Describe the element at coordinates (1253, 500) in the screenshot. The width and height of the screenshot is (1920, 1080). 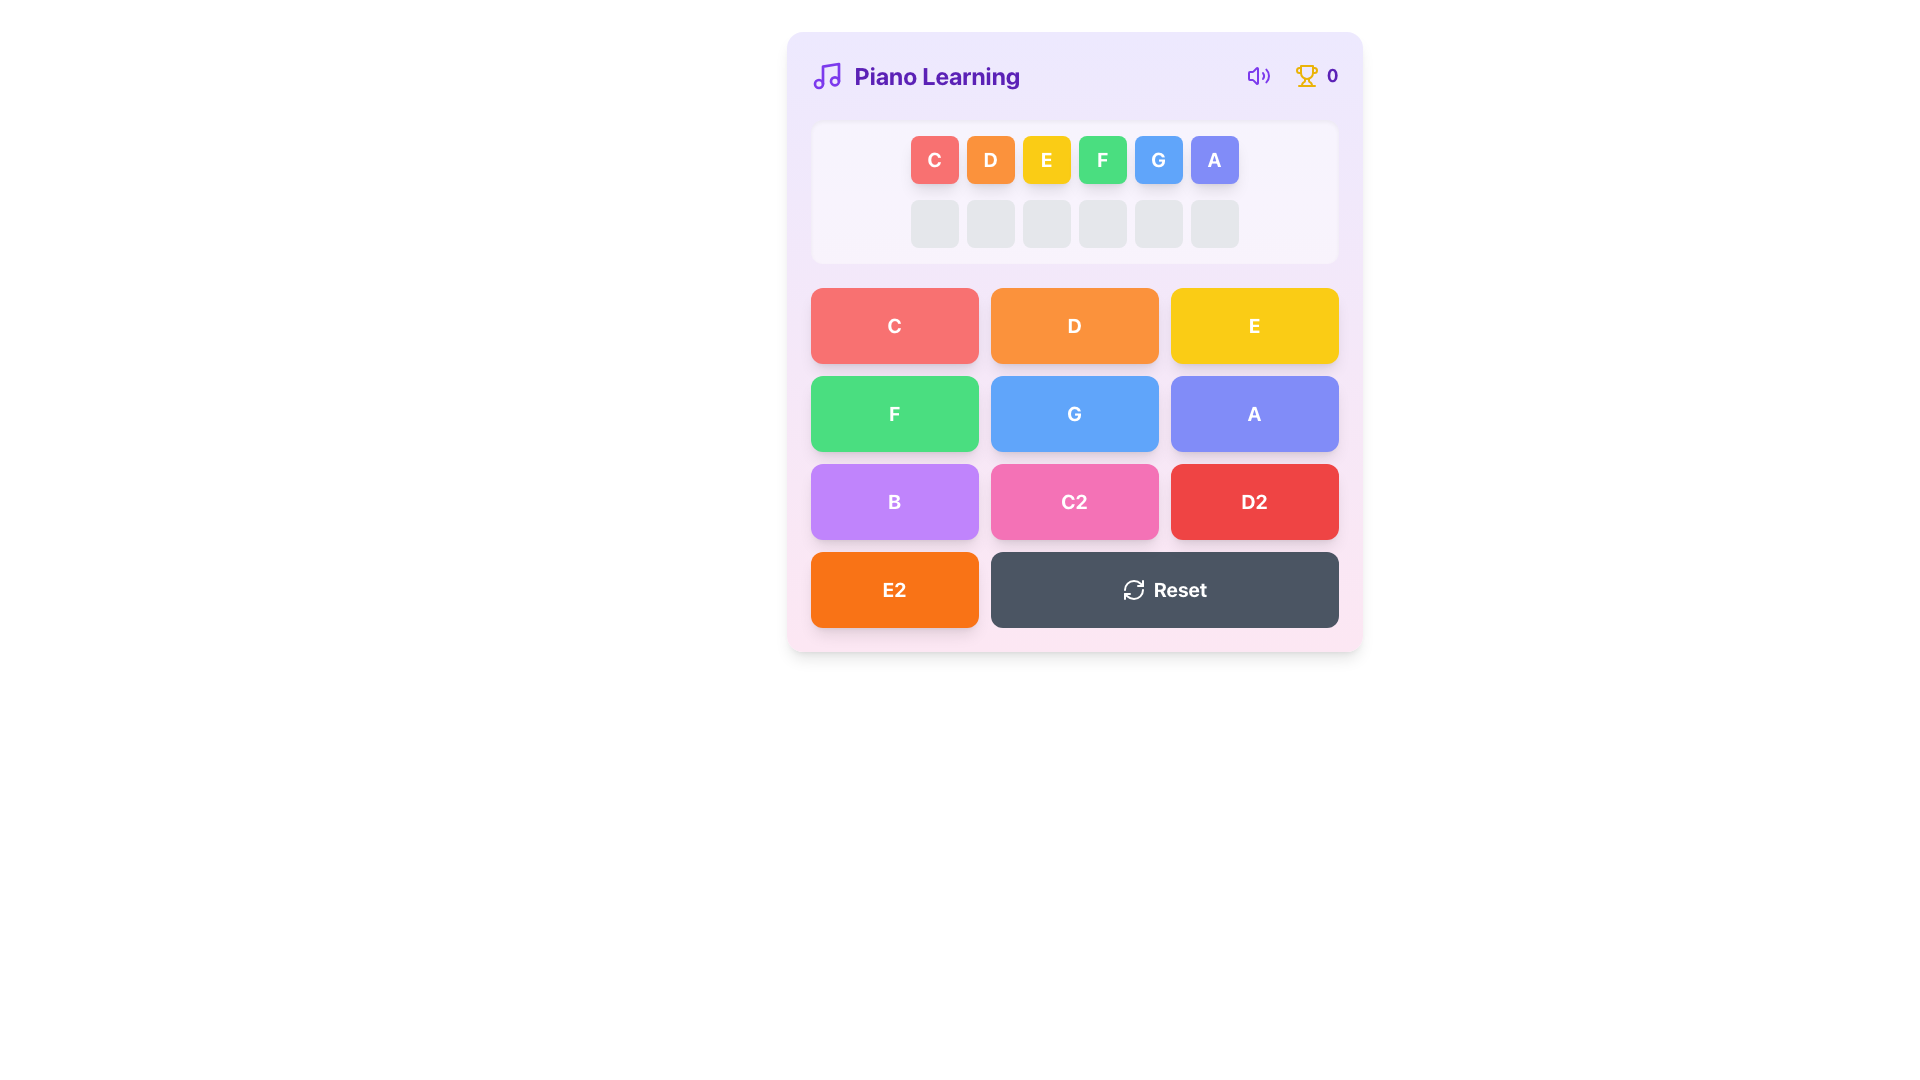
I see `the interactive button labeled 'D2'` at that location.